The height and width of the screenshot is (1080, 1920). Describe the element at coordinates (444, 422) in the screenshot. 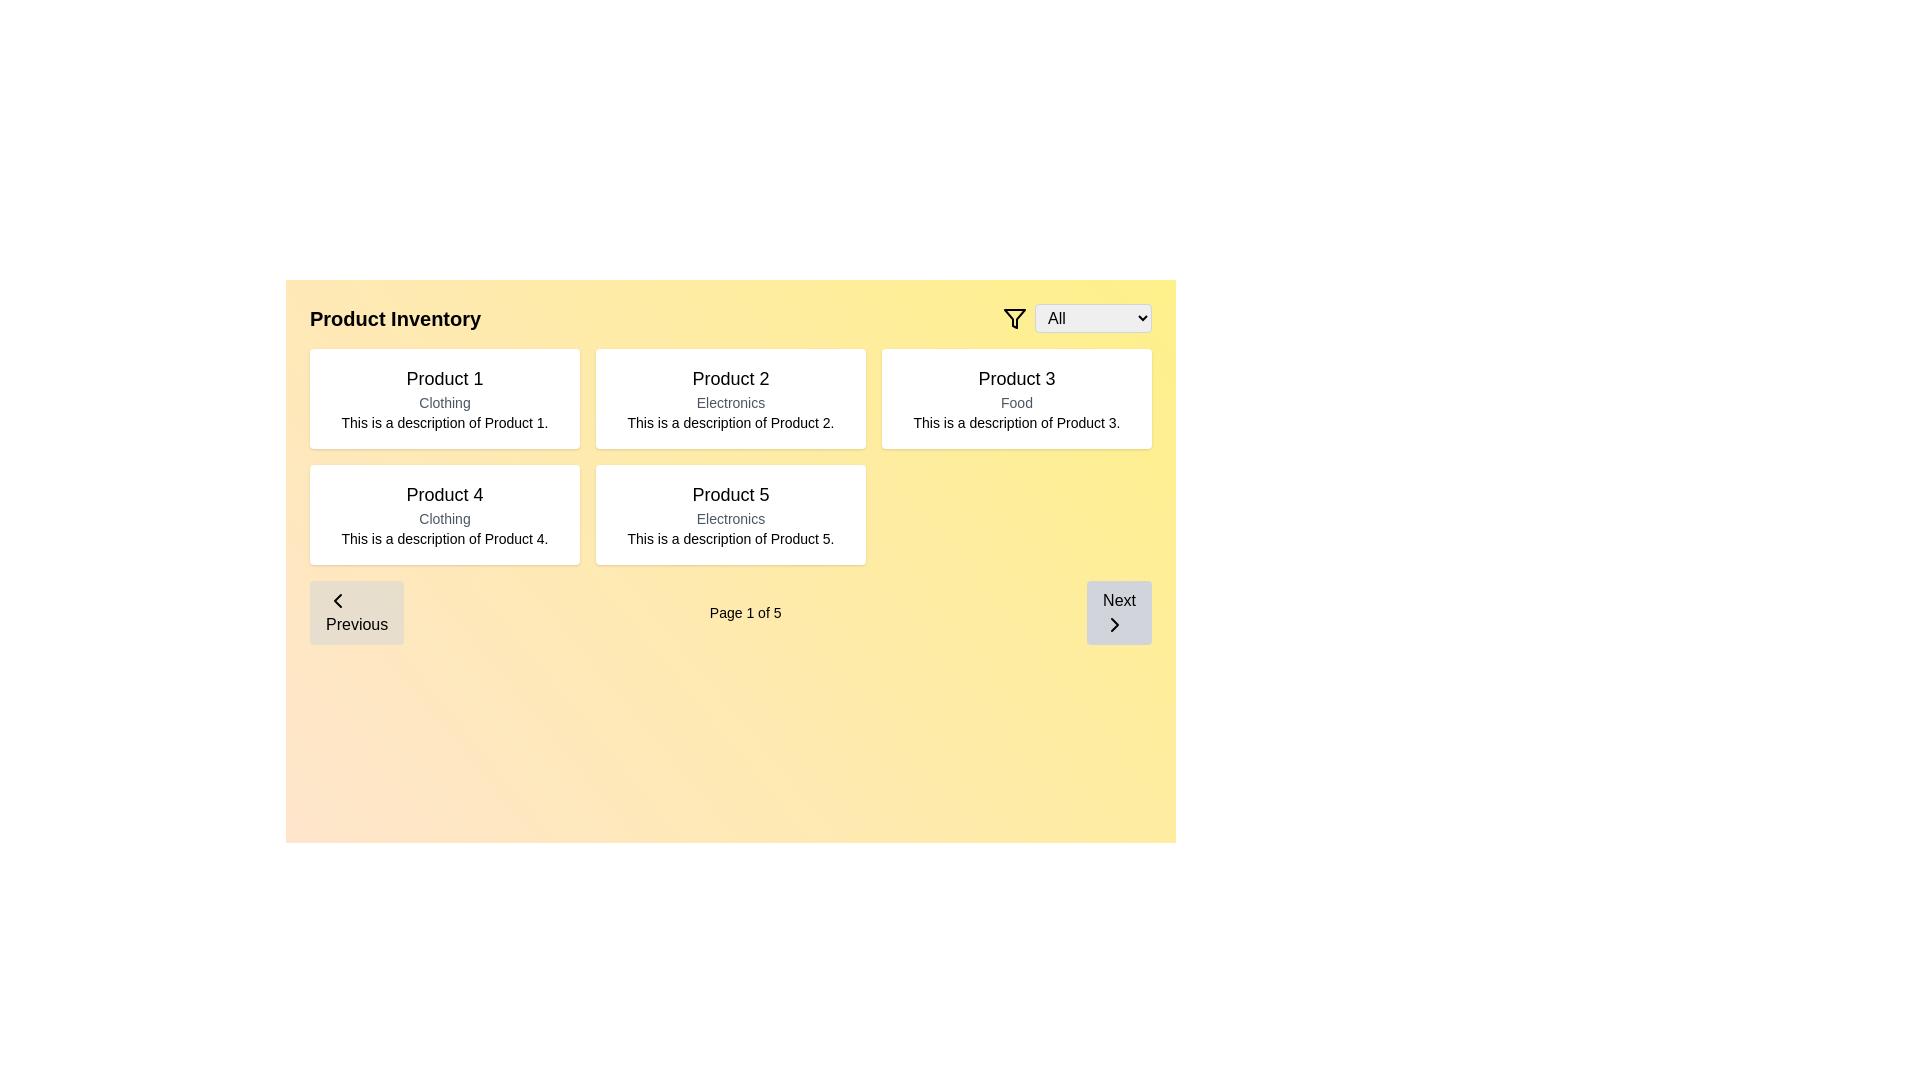

I see `the text label reading 'This is a description of Product 1.' located within the product card for 'Product 1', which is the top-left card in a grid of product cards` at that location.